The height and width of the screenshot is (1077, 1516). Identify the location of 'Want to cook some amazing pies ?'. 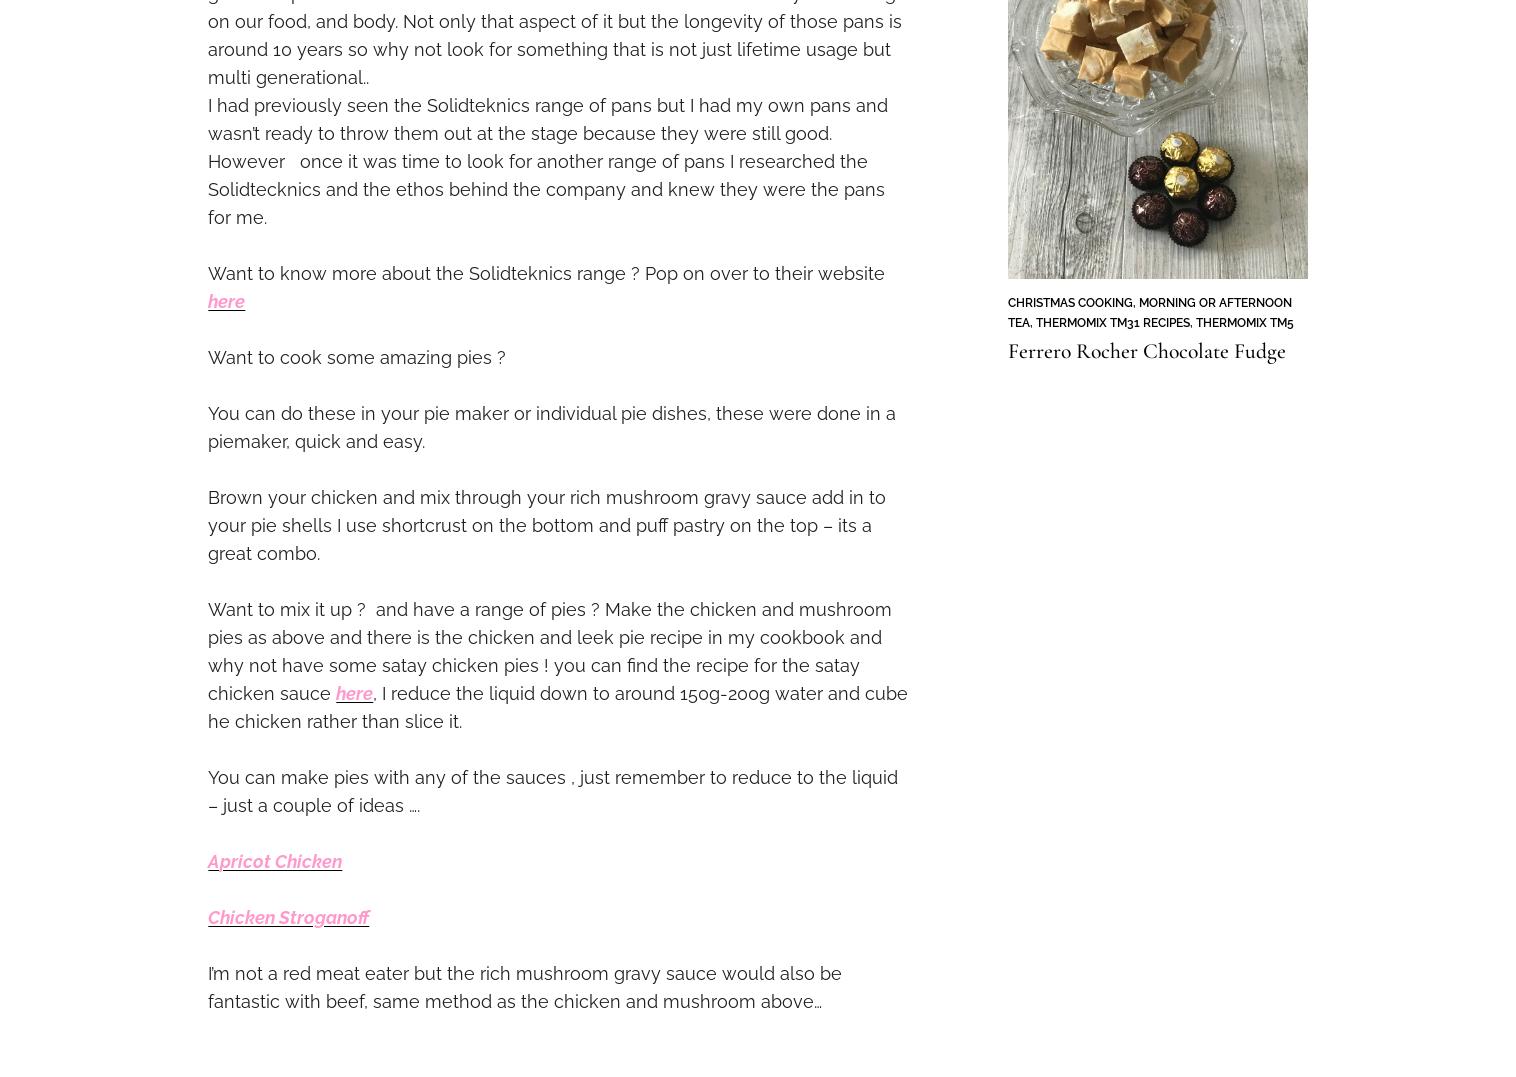
(357, 355).